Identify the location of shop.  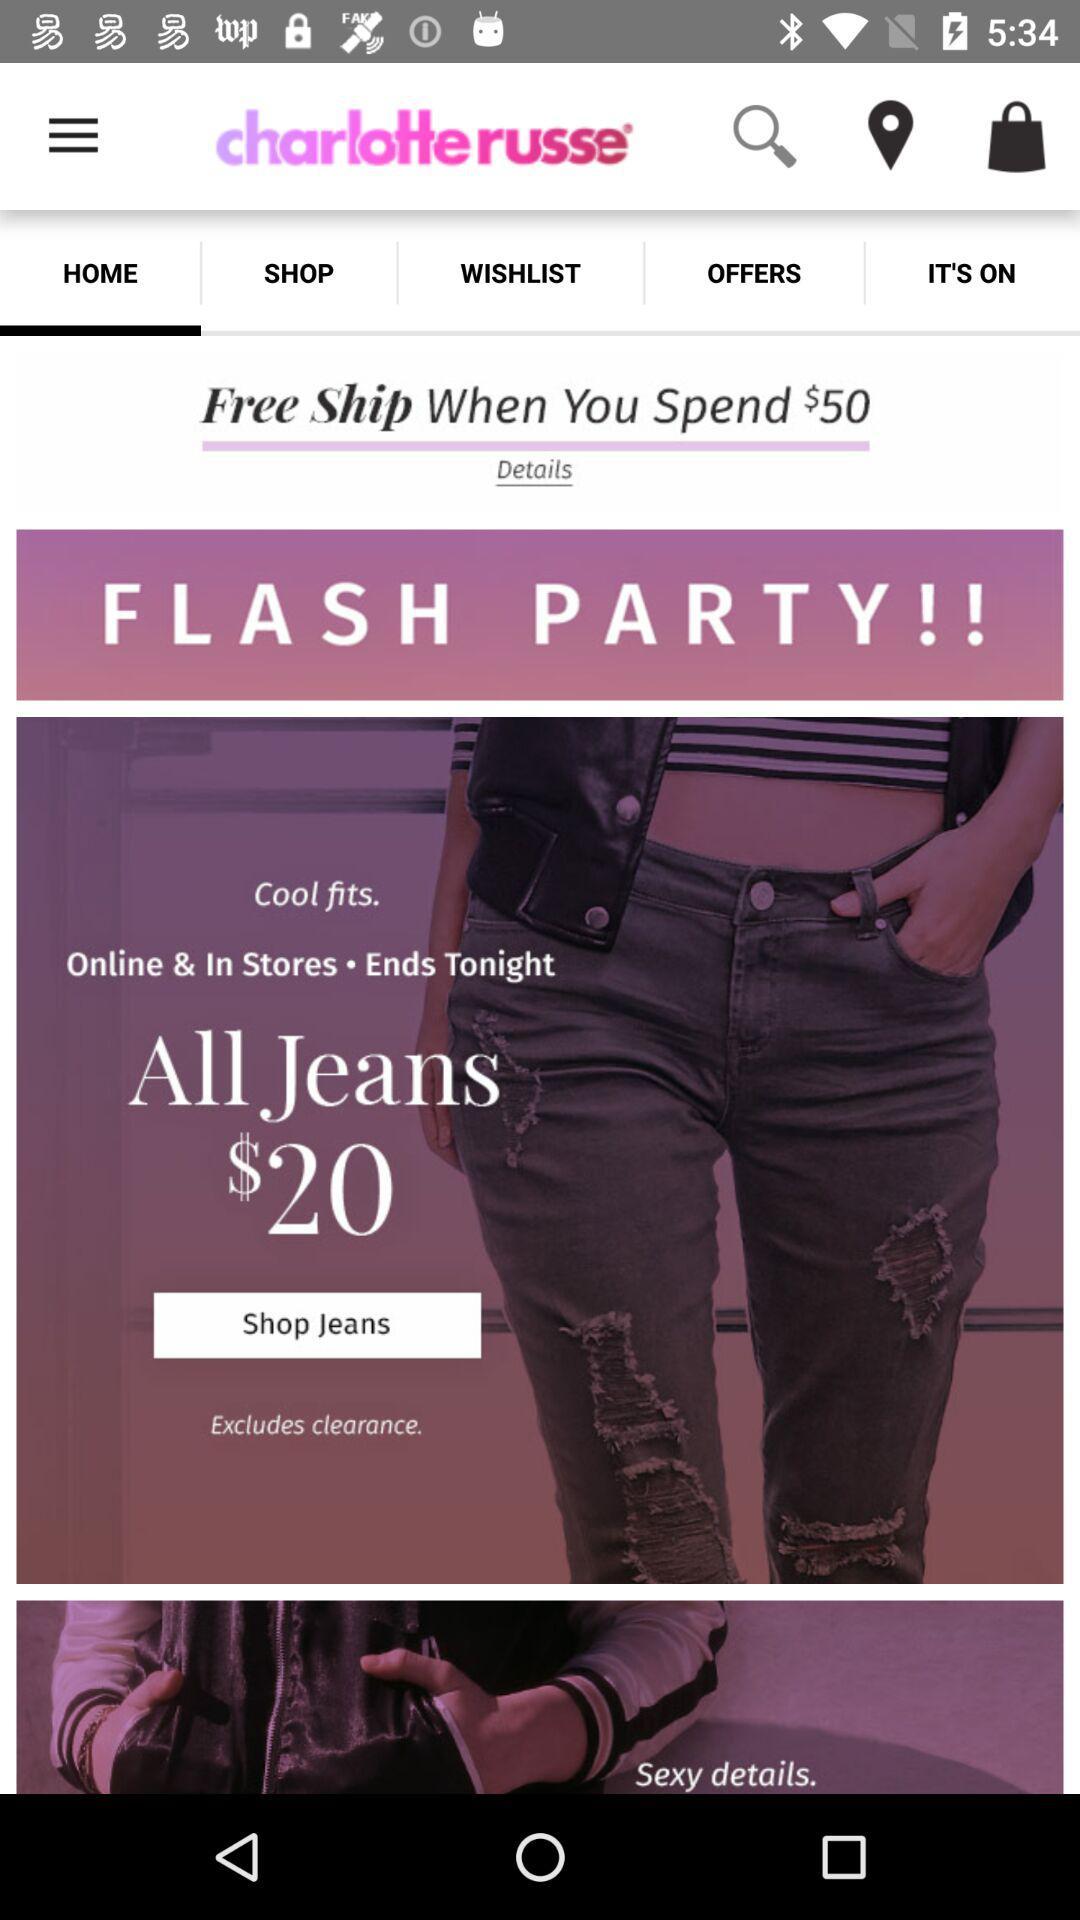
(299, 272).